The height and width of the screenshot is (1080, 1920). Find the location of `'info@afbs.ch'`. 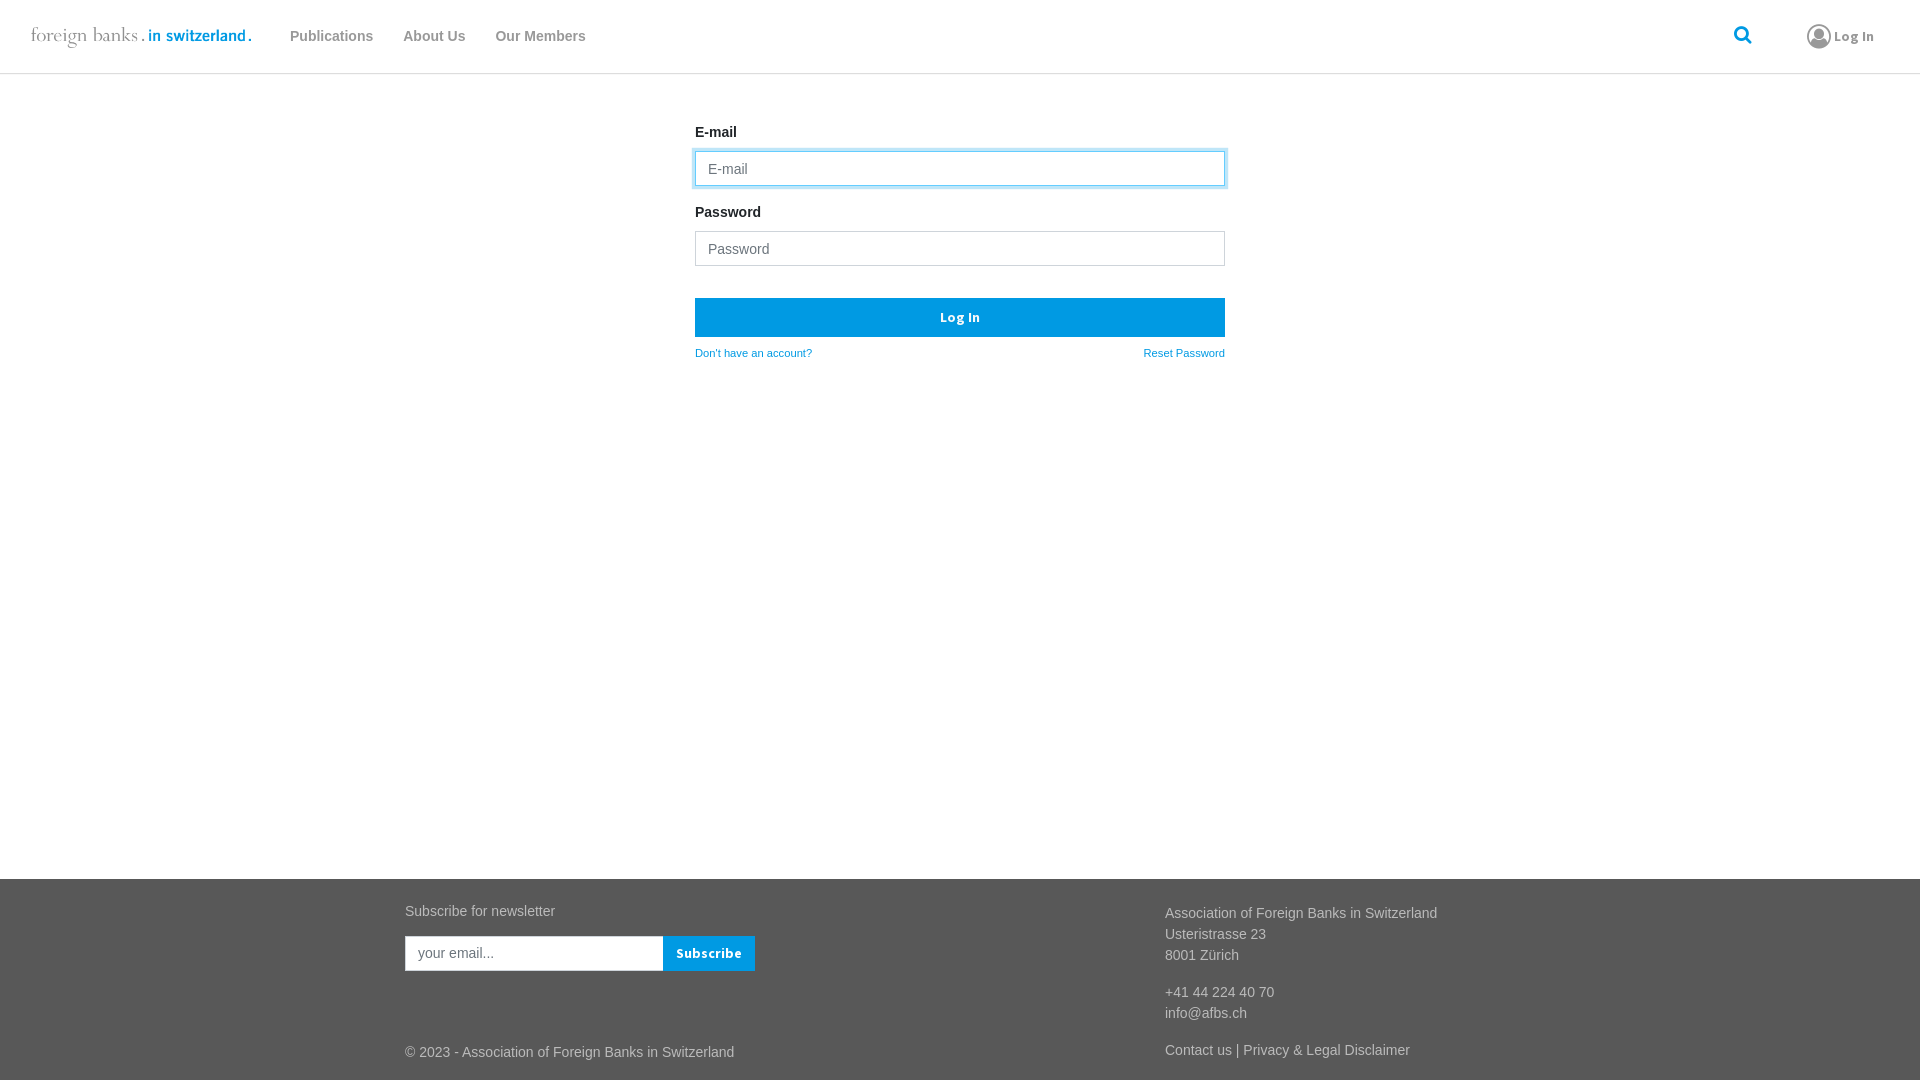

'info@afbs.ch' is located at coordinates (1165, 1013).